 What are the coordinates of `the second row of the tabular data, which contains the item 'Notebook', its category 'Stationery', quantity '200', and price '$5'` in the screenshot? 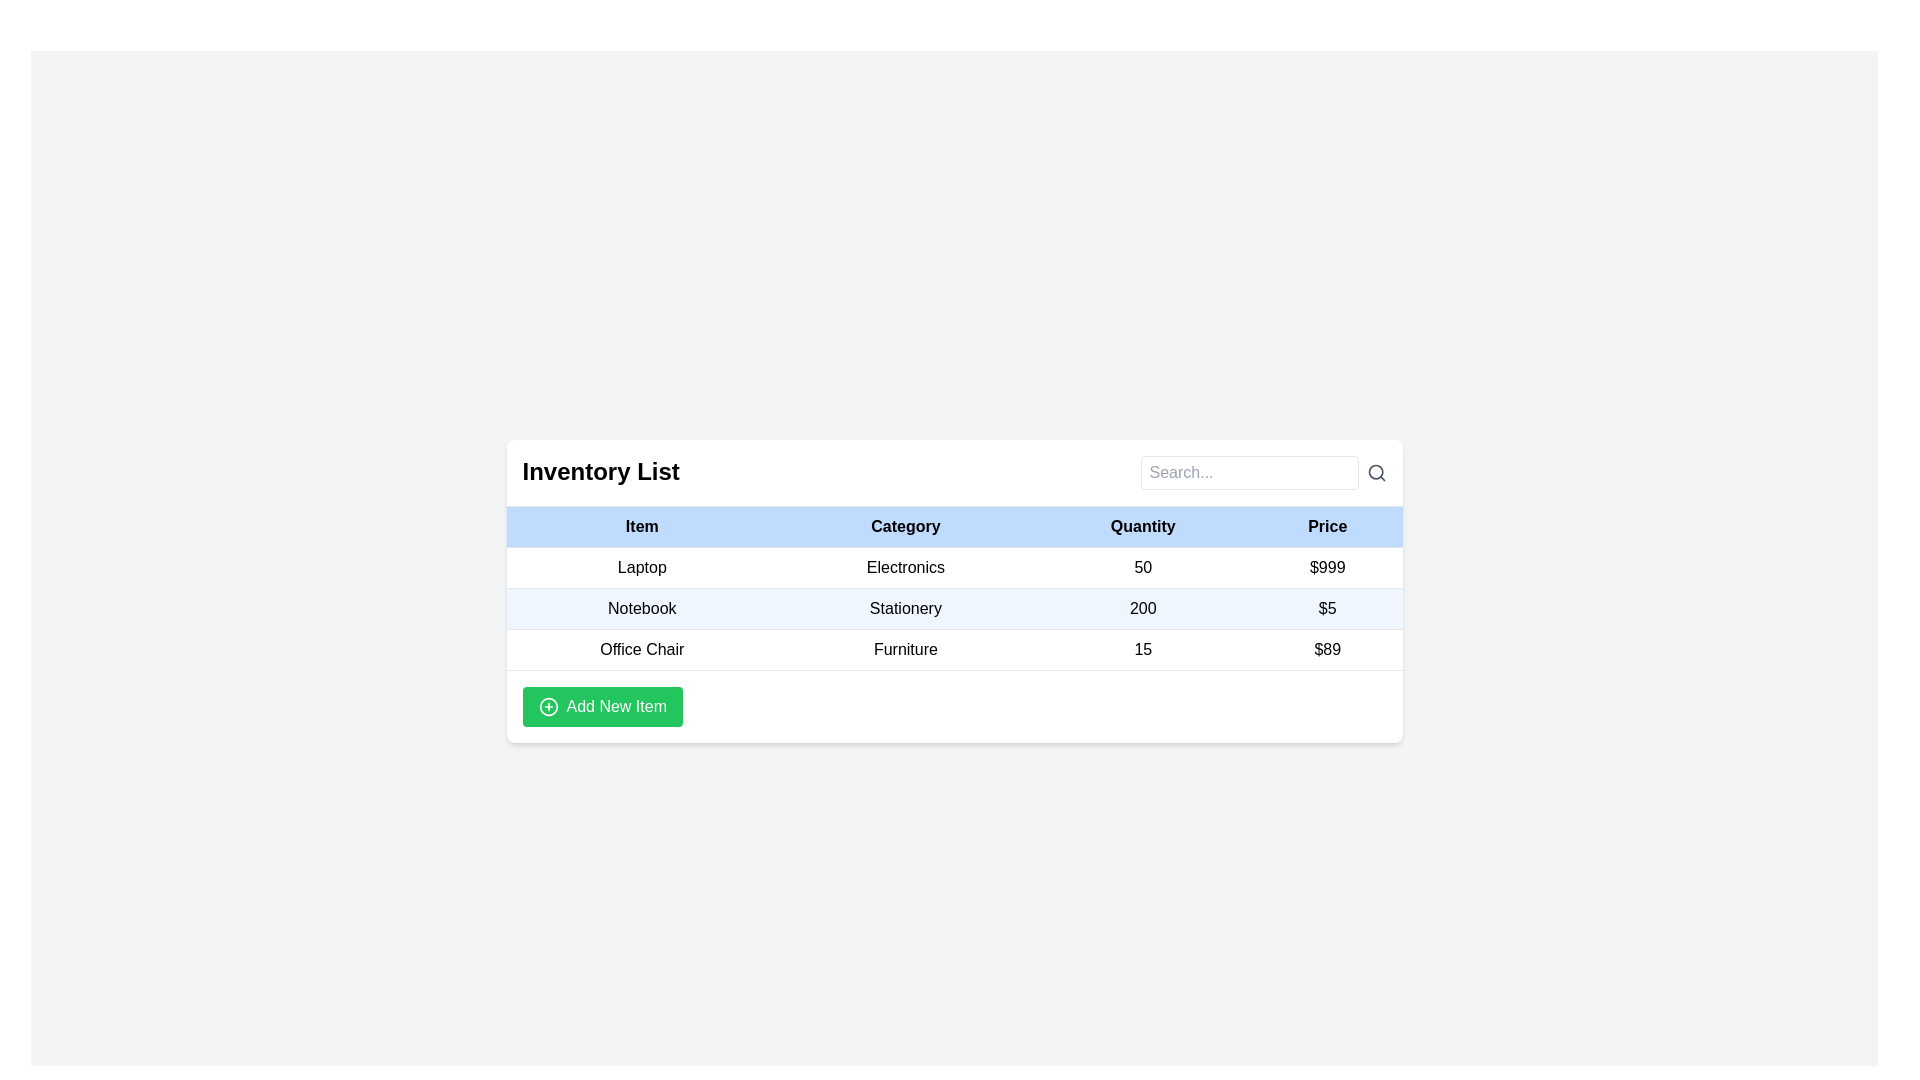 It's located at (953, 607).